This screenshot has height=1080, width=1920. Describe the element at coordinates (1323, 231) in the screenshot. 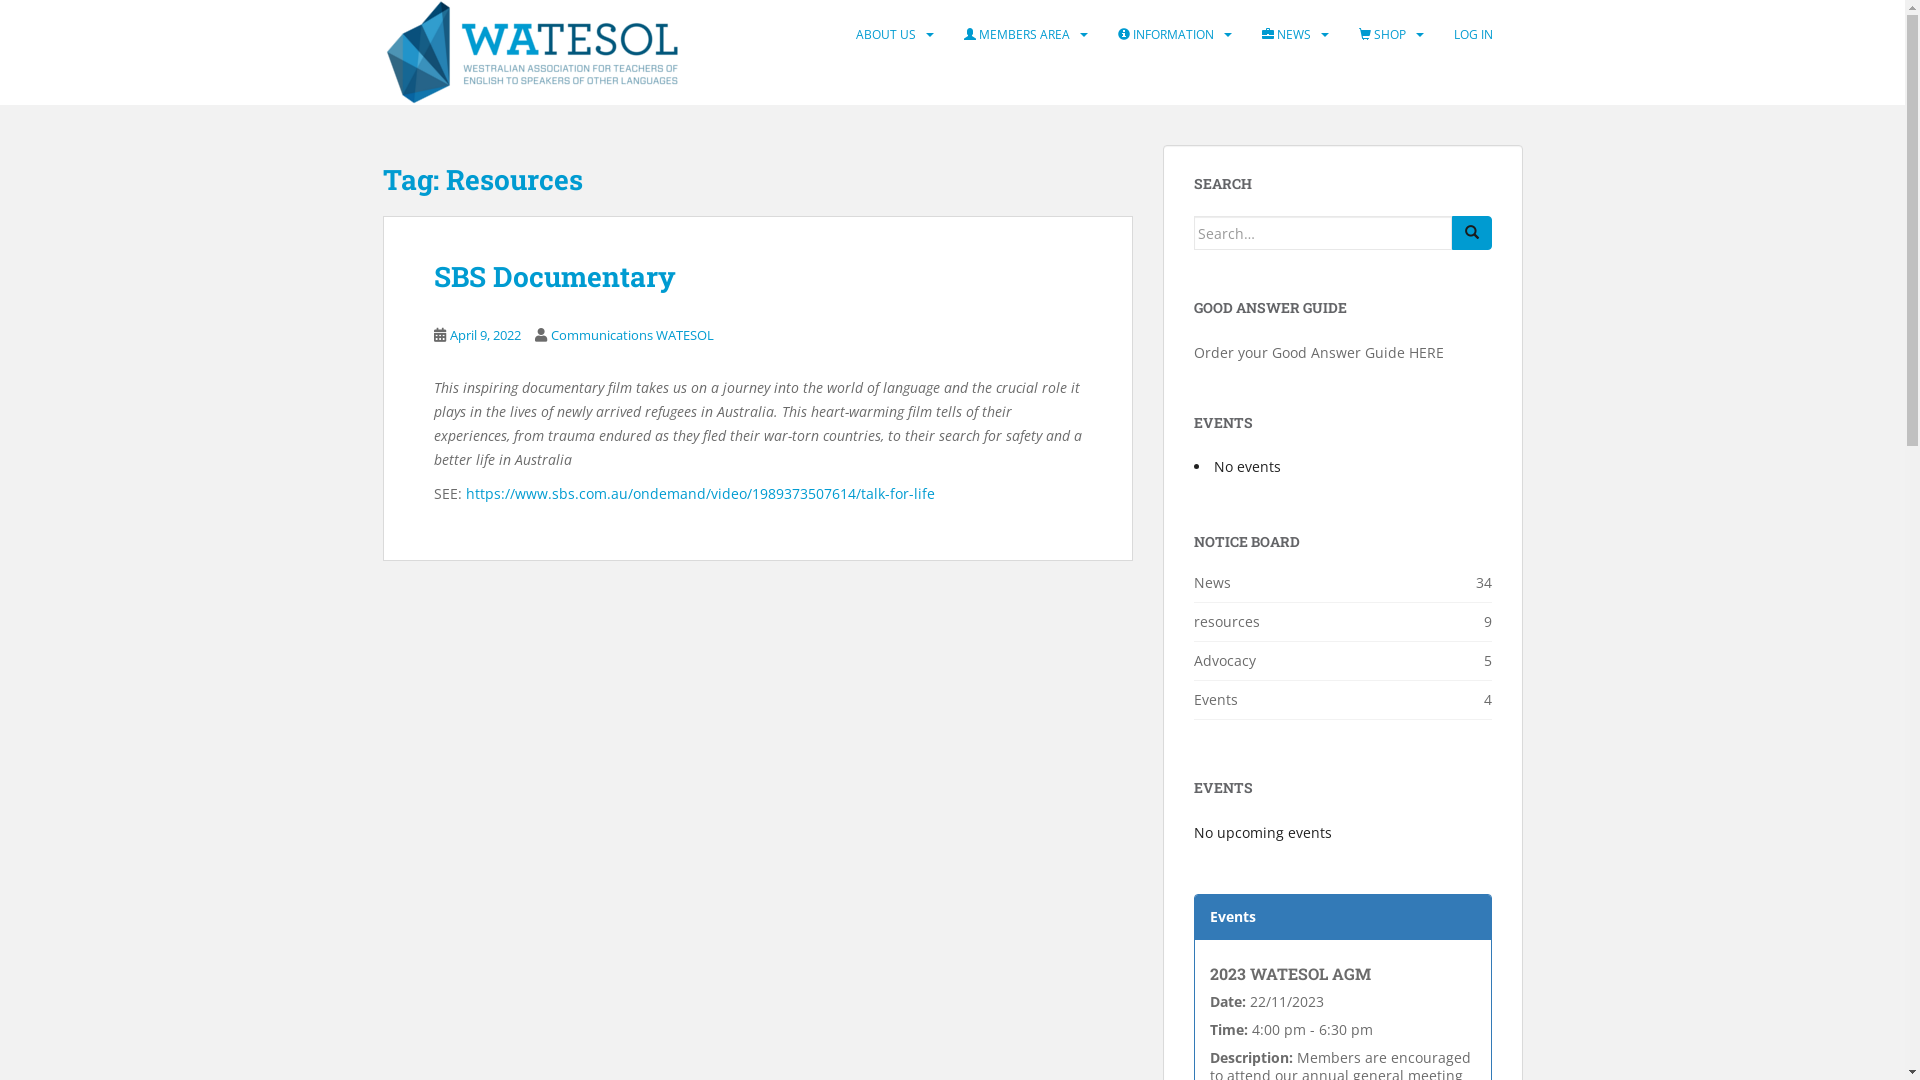

I see `'Search for:'` at that location.